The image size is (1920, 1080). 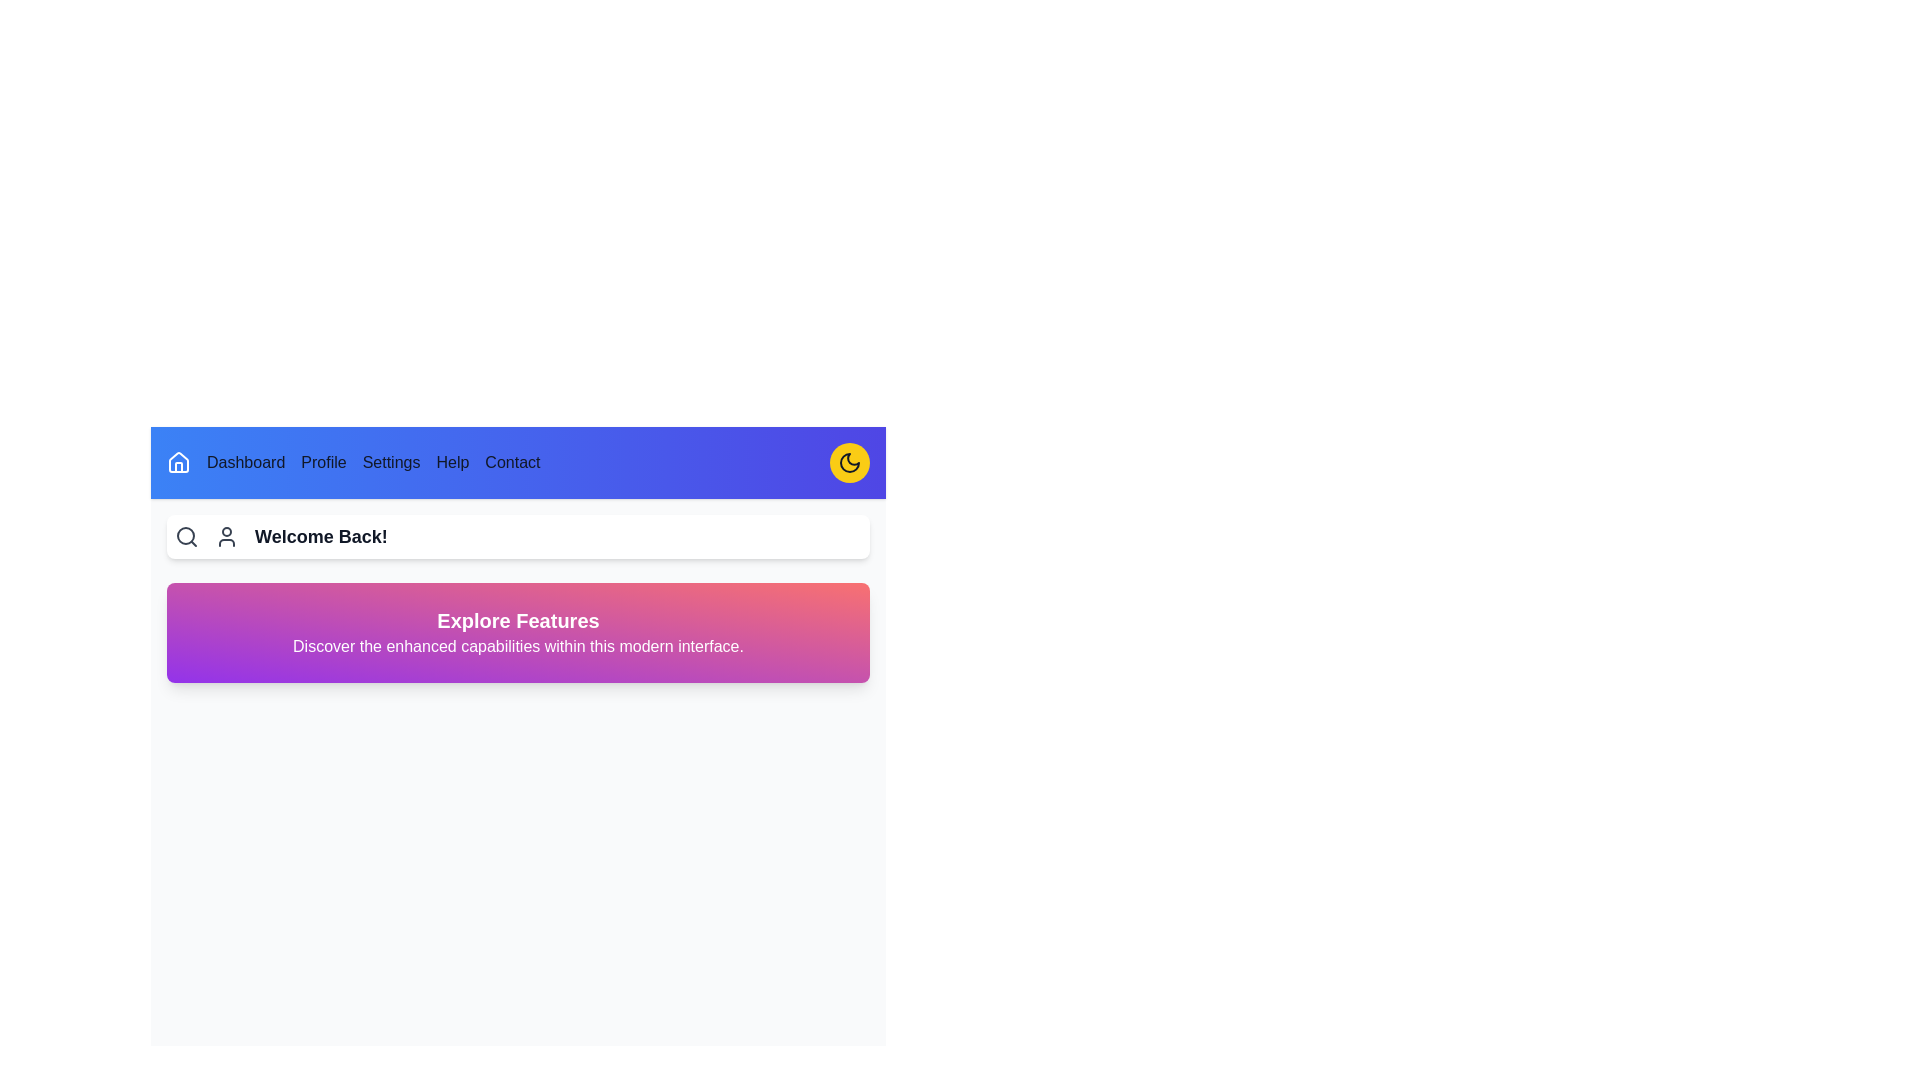 I want to click on the navigation menu item Help, so click(x=451, y=462).